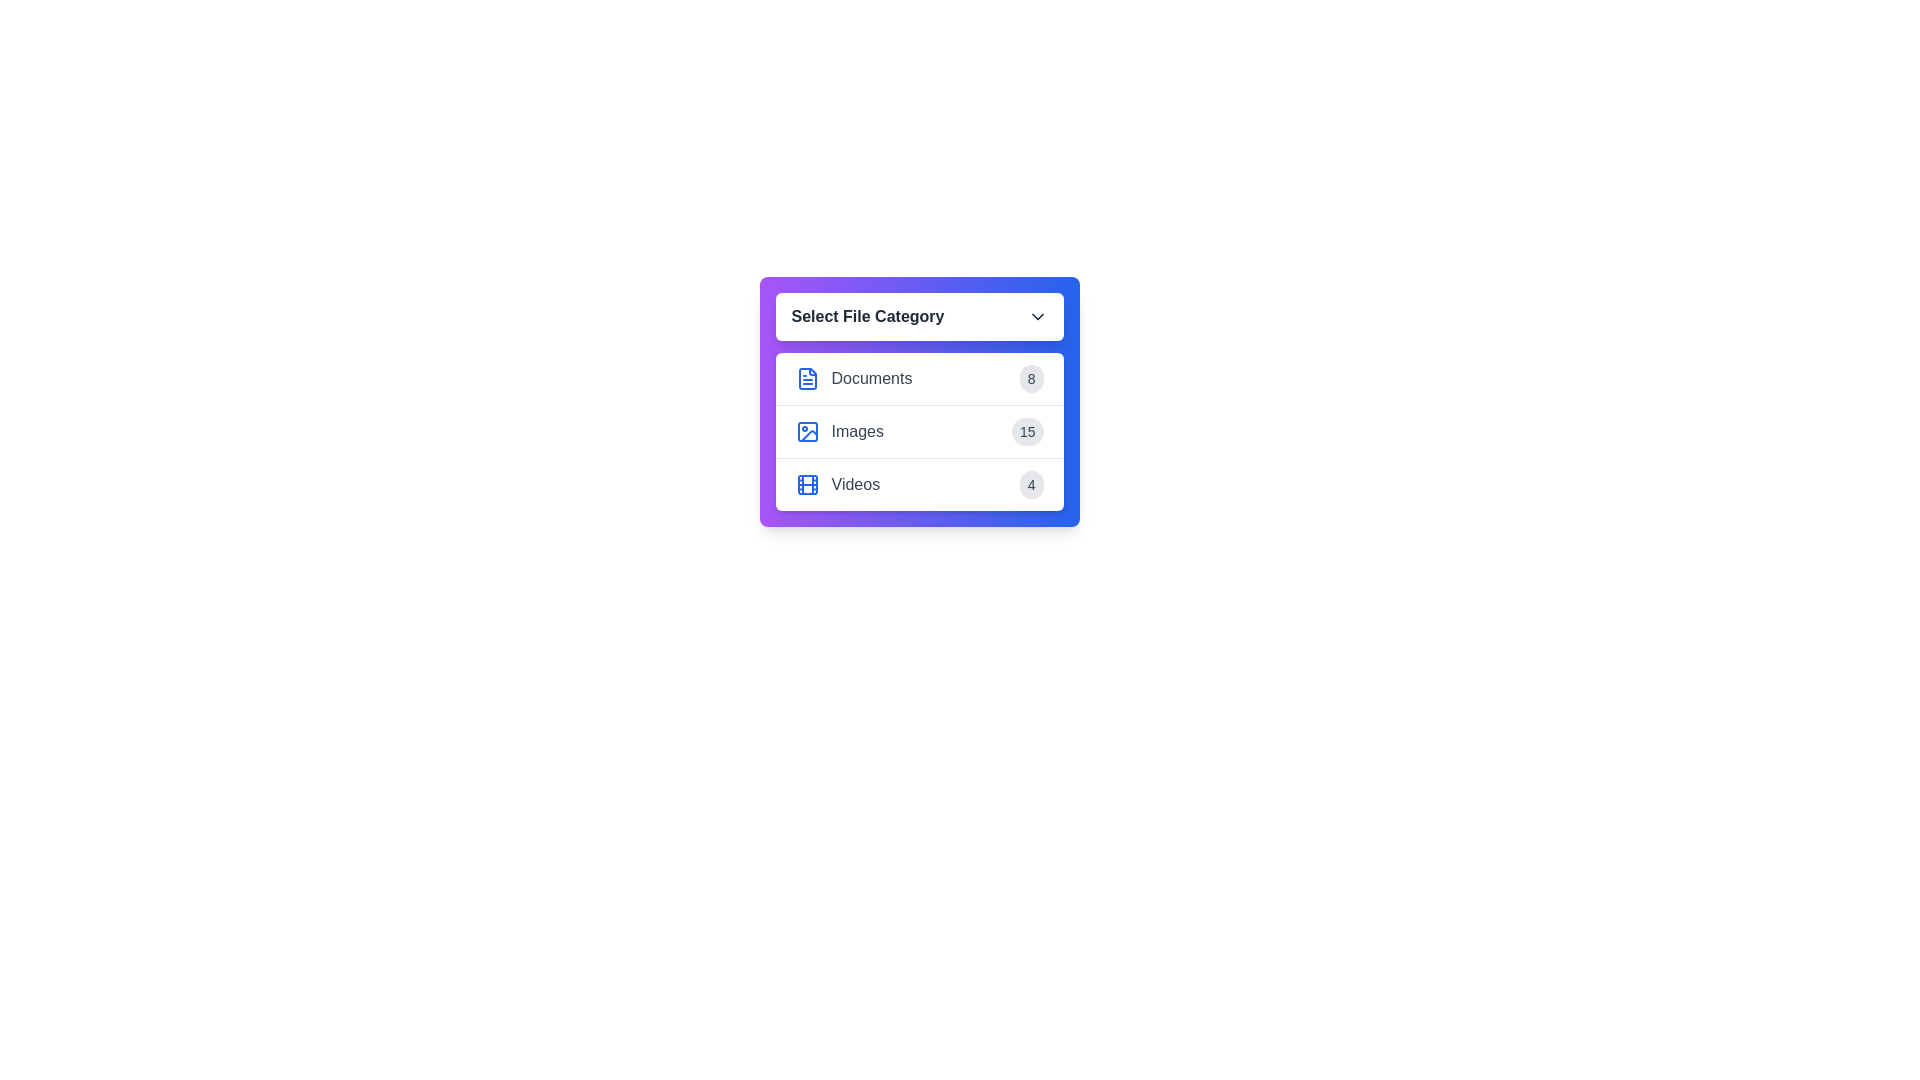 The height and width of the screenshot is (1080, 1920). What do you see at coordinates (918, 431) in the screenshot?
I see `the 'Images' category row in the dropdown menu` at bounding box center [918, 431].